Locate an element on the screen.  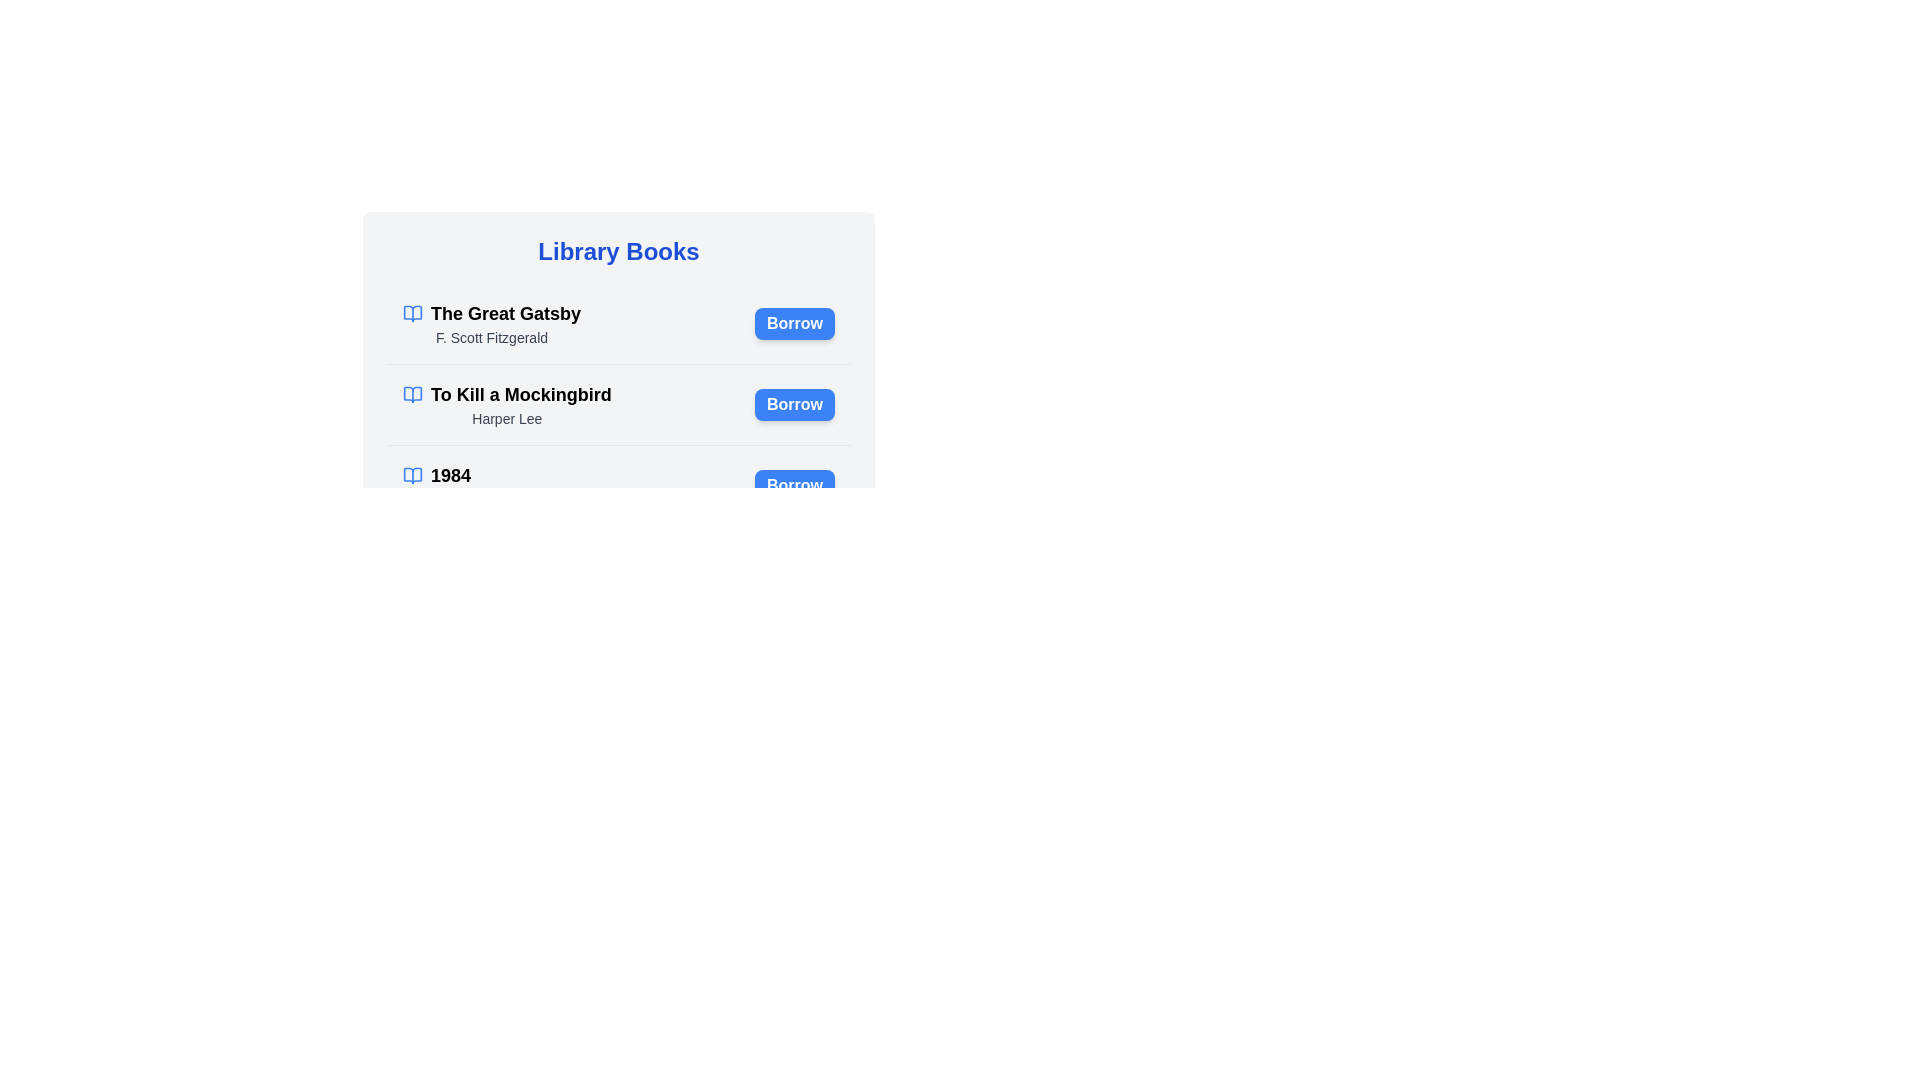
the 'Borrow' button for the book titled 'To Kill a Mockingbird' is located at coordinates (794, 405).